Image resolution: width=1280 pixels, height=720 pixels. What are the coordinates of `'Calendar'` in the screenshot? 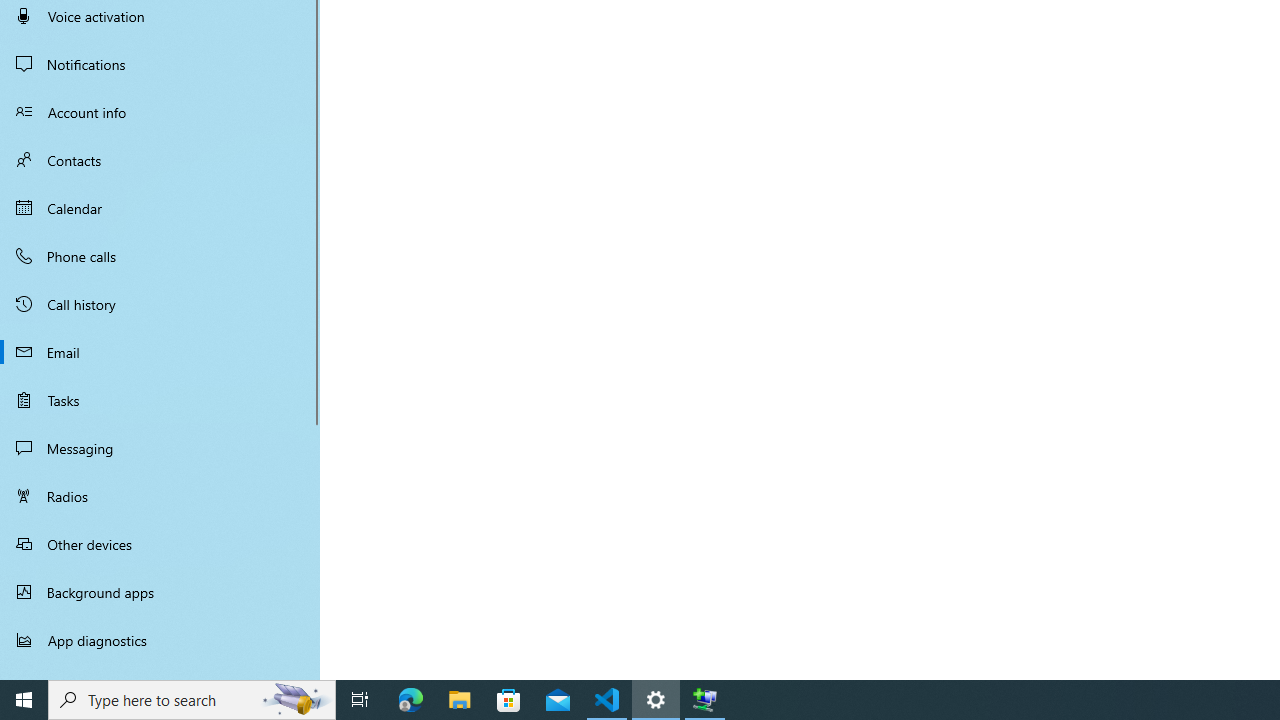 It's located at (160, 208).